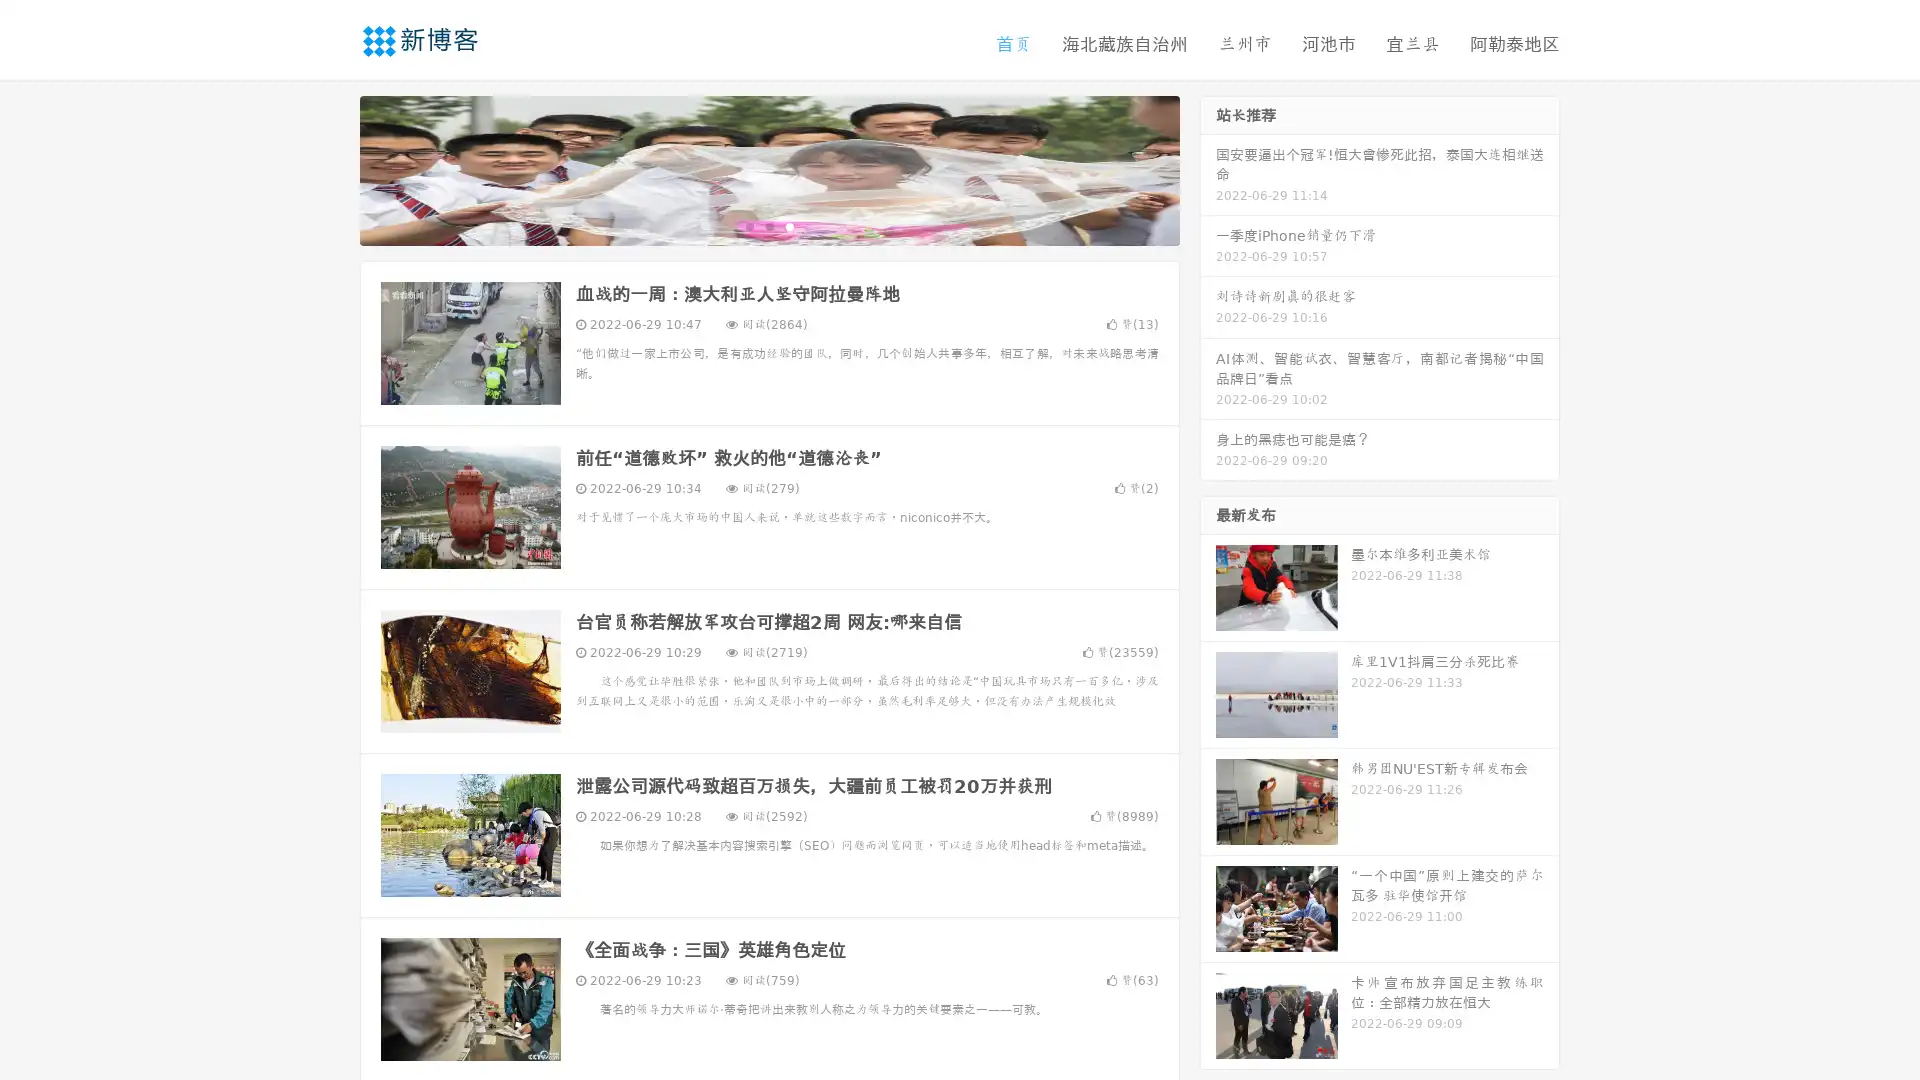  What do you see at coordinates (330, 168) in the screenshot?
I see `Previous slide` at bounding box center [330, 168].